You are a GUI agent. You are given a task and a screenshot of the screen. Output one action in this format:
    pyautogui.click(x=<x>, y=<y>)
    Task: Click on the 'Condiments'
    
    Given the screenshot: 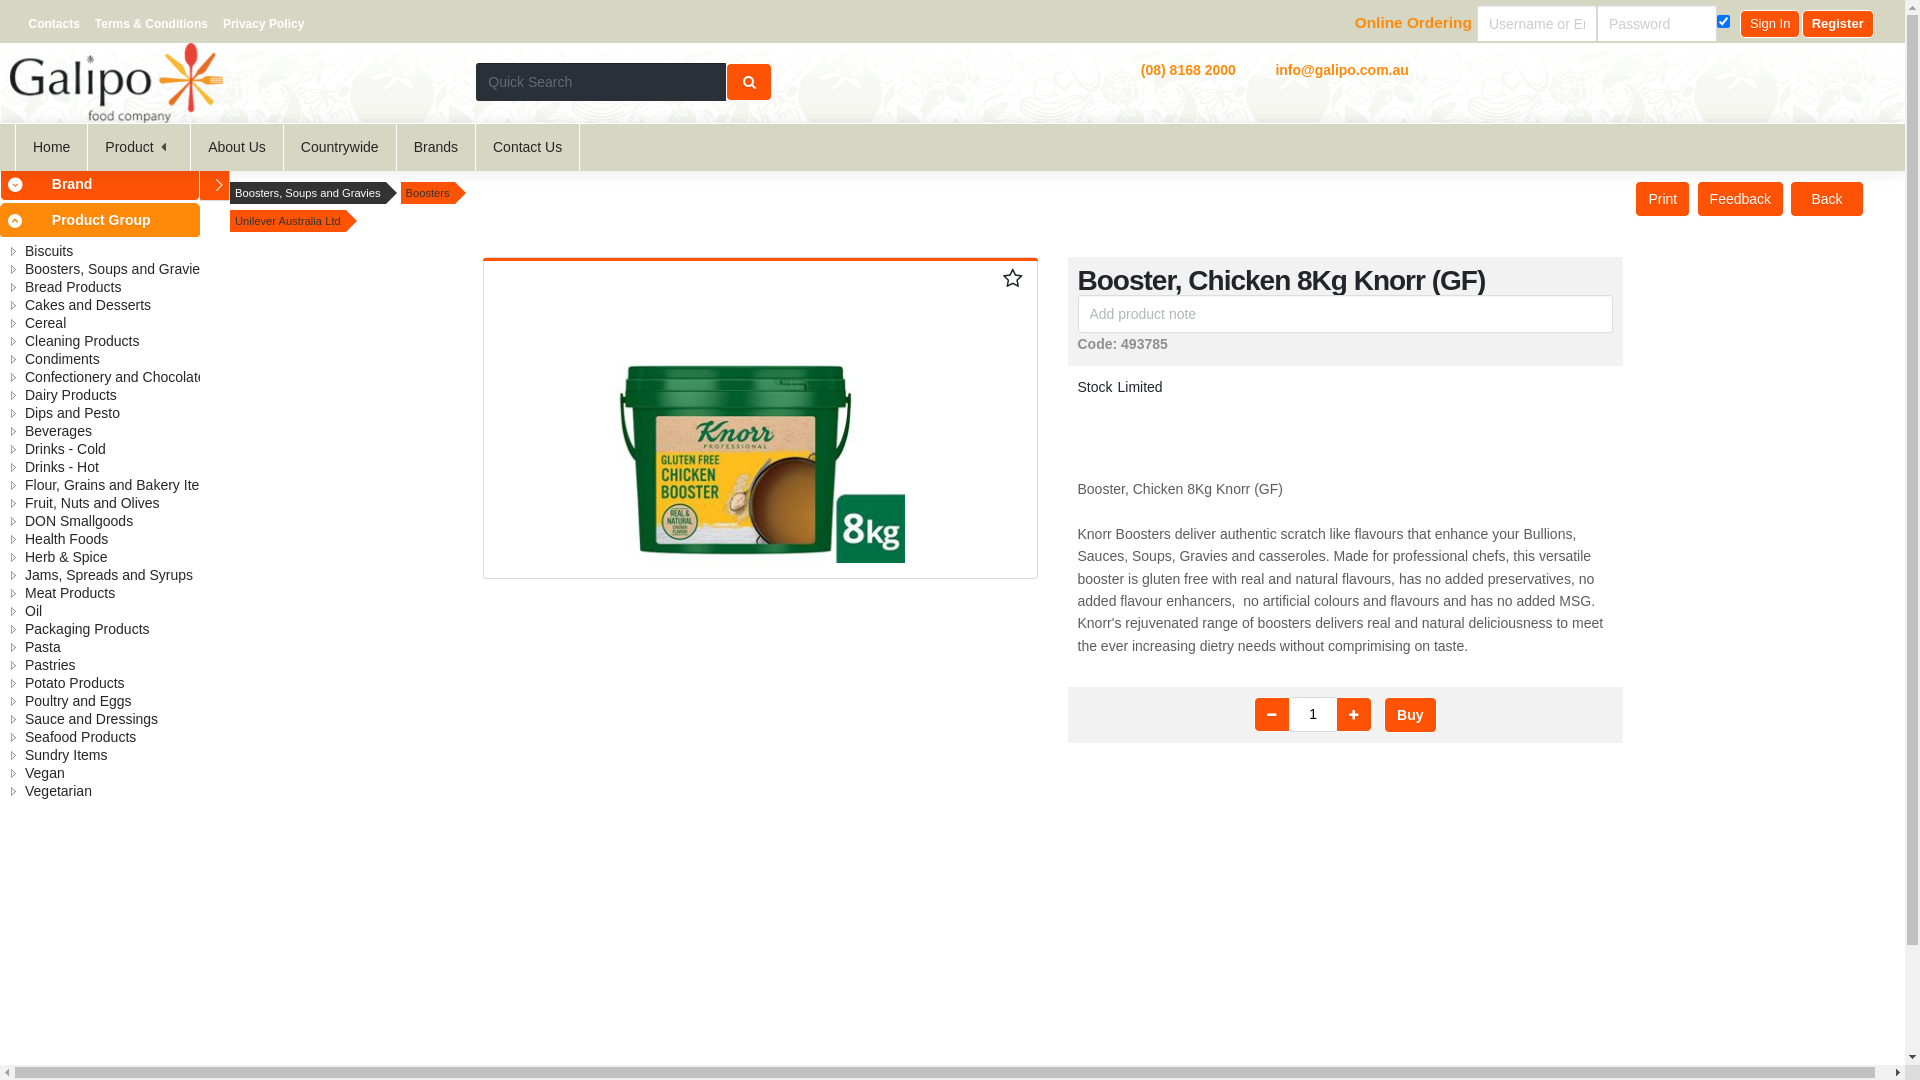 What is the action you would take?
    pyautogui.click(x=23, y=357)
    